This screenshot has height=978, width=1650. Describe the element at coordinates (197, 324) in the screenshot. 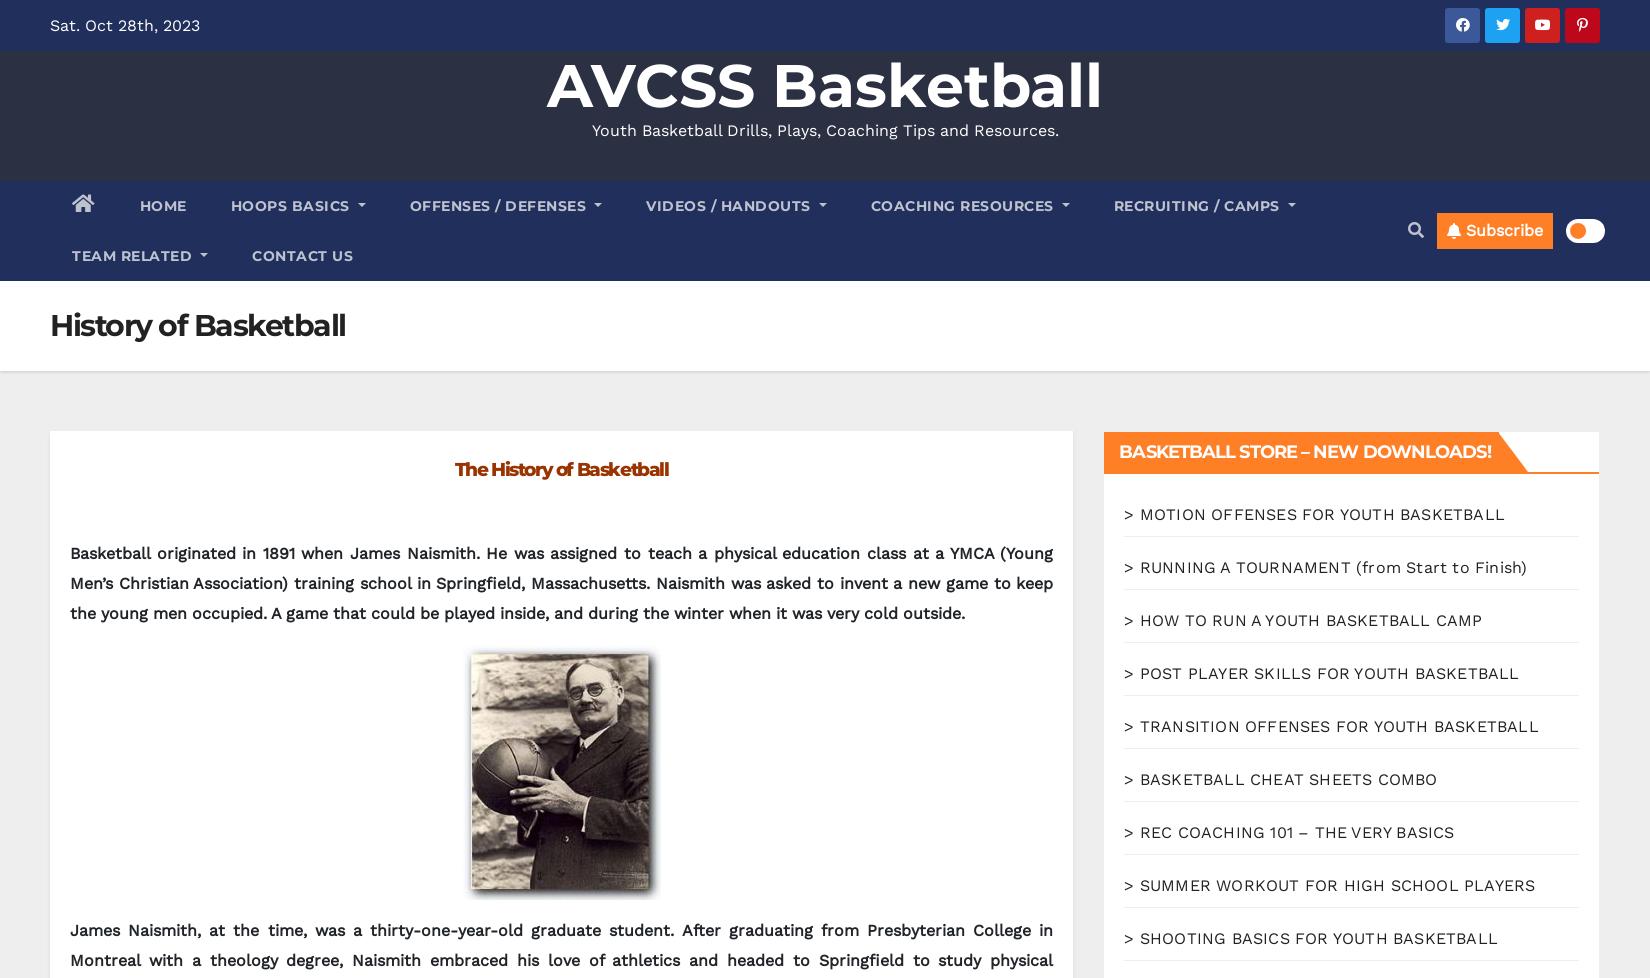

I see `'History of Basketball'` at that location.